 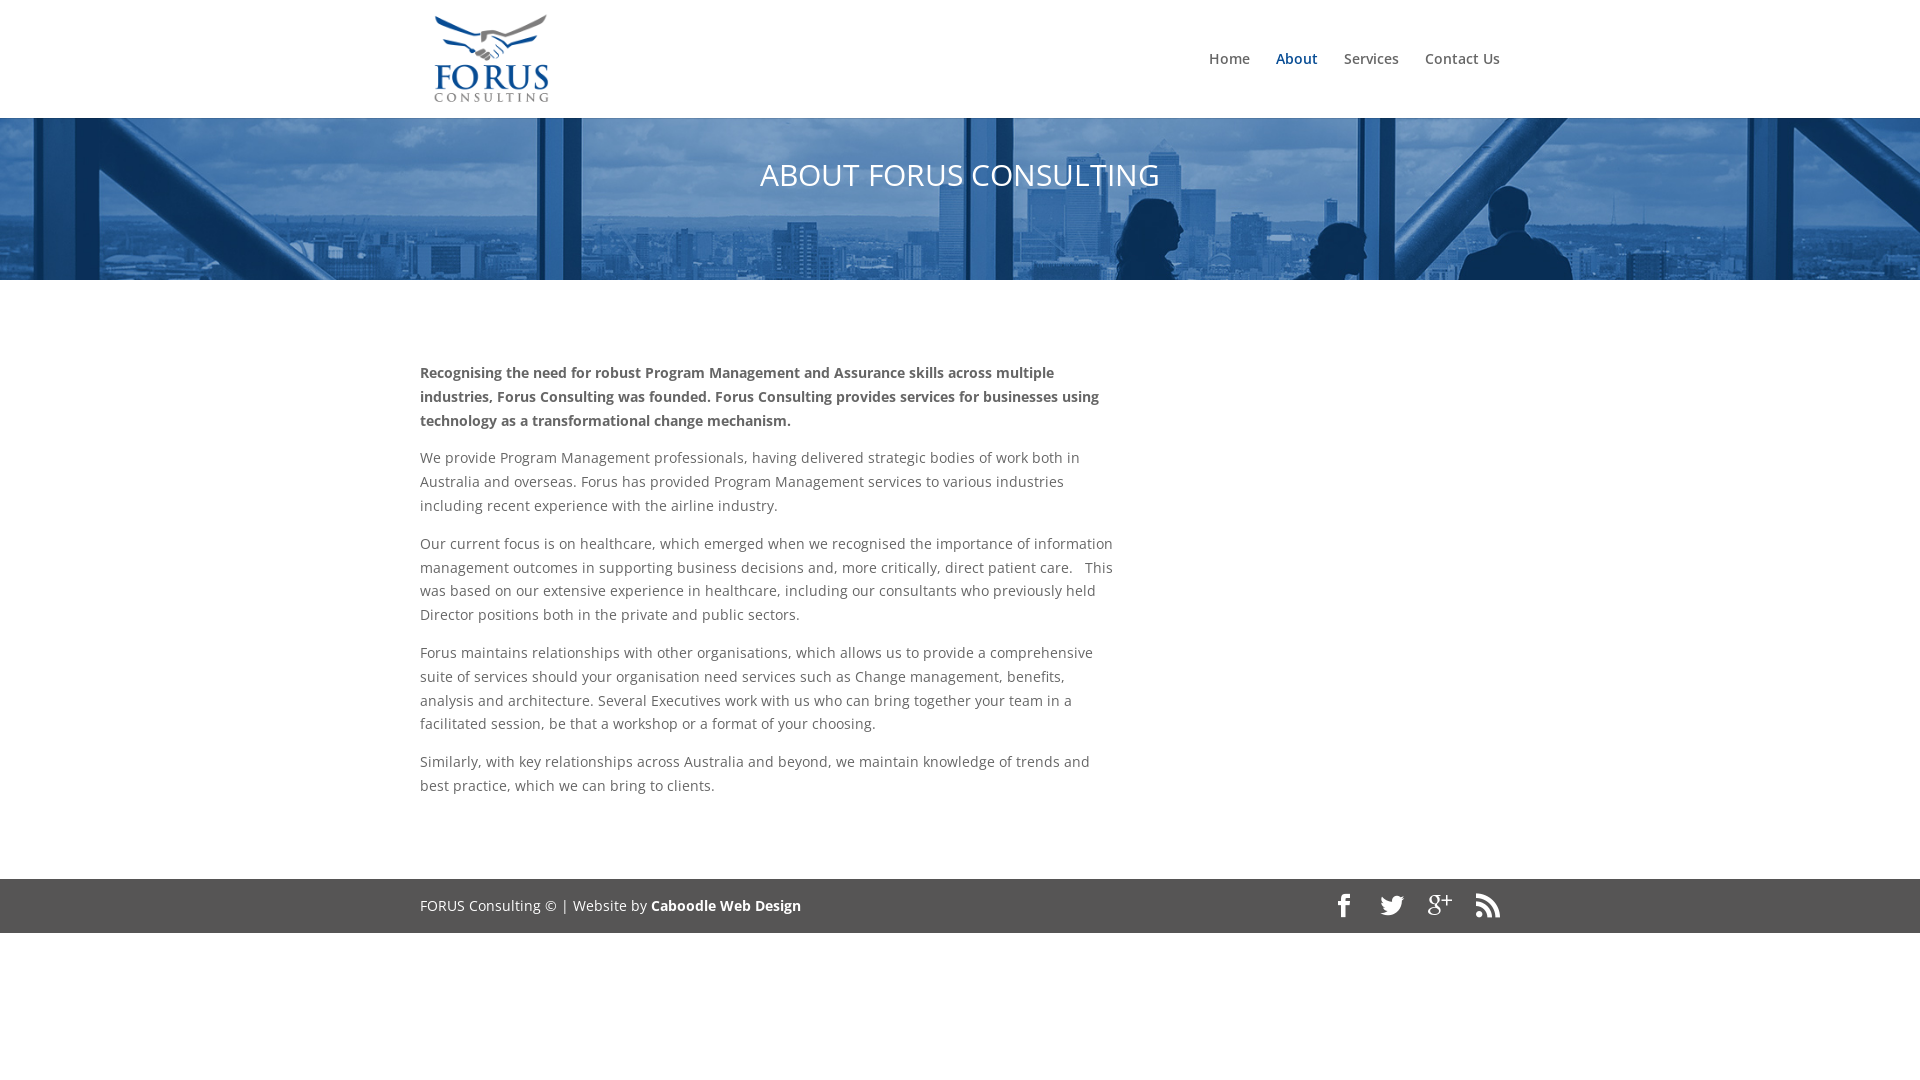 I want to click on 'Contact Us', so click(x=1462, y=83).